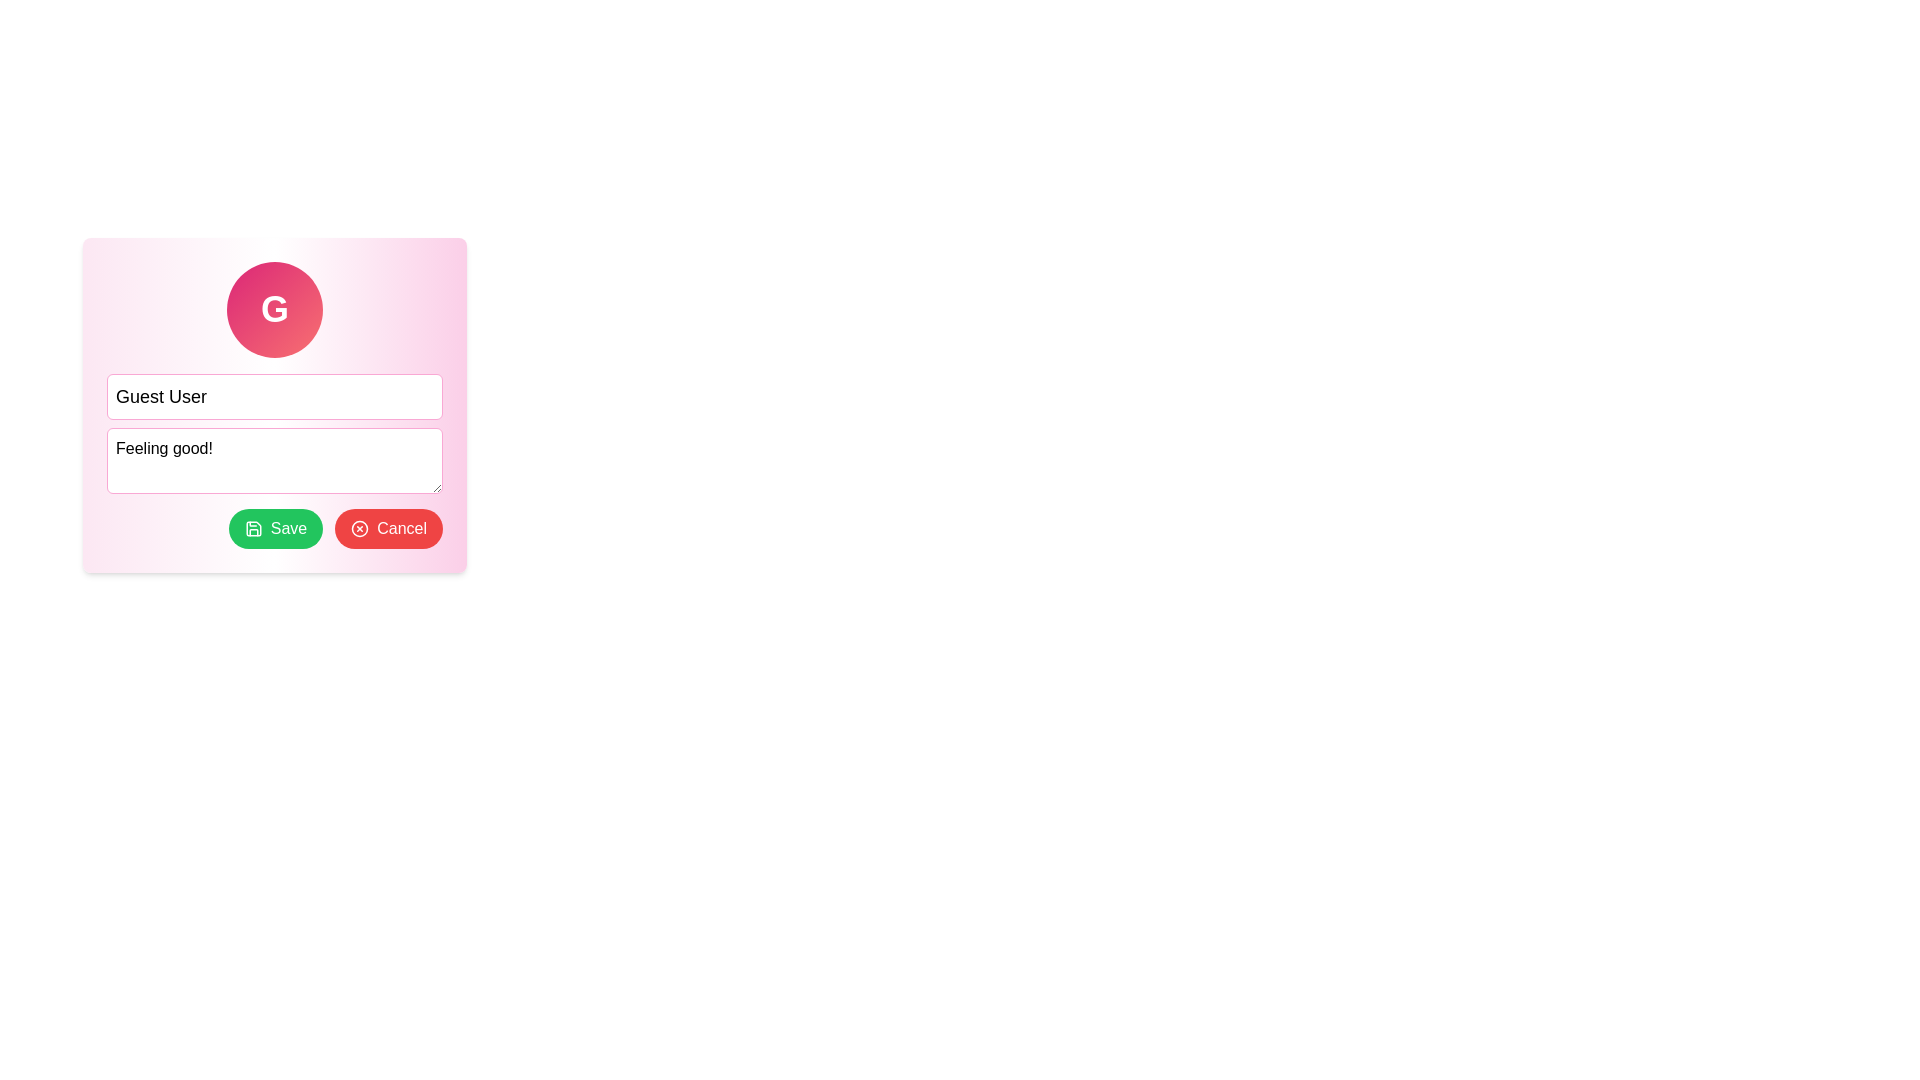 The height and width of the screenshot is (1080, 1920). What do you see at coordinates (287, 527) in the screenshot?
I see `the green button labeled 'Save' located in the central part of the button` at bounding box center [287, 527].